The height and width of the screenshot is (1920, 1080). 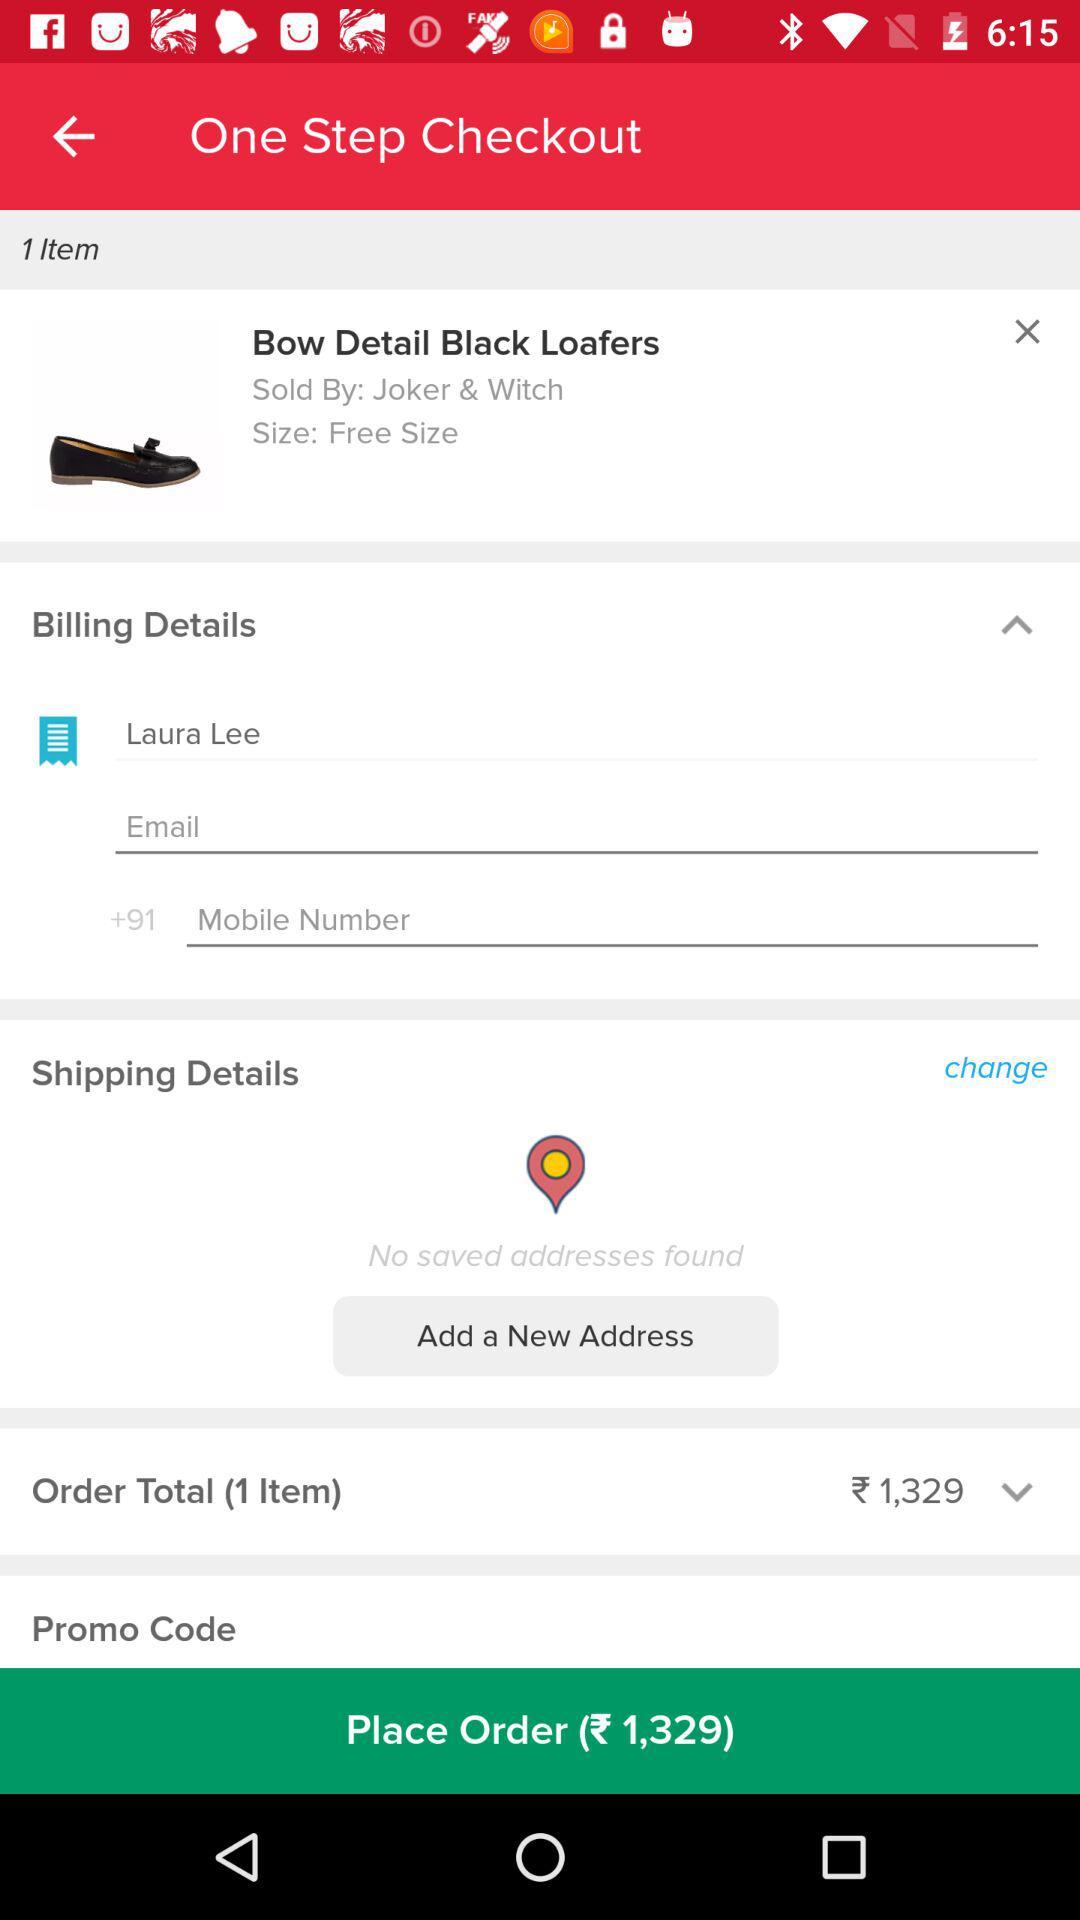 What do you see at coordinates (576, 828) in the screenshot?
I see `email` at bounding box center [576, 828].